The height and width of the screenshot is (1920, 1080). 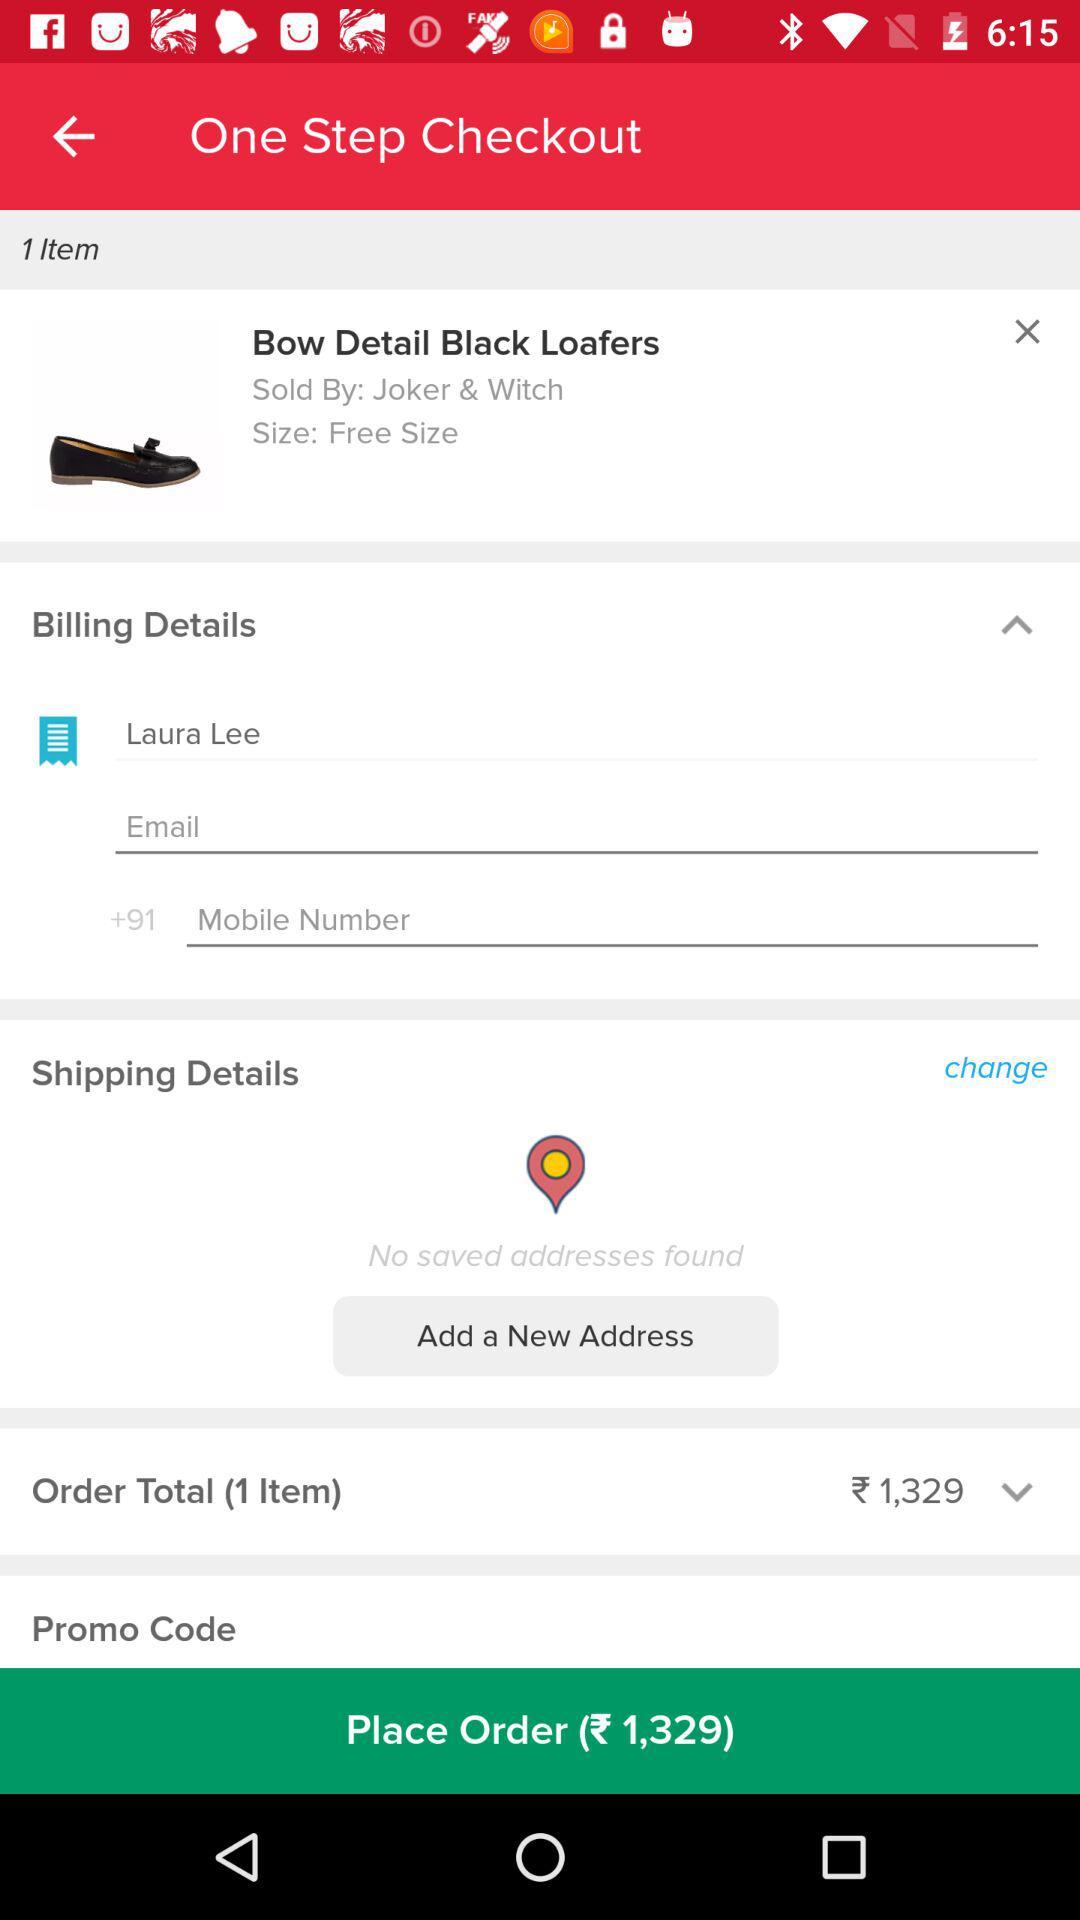 What do you see at coordinates (576, 828) in the screenshot?
I see `email` at bounding box center [576, 828].